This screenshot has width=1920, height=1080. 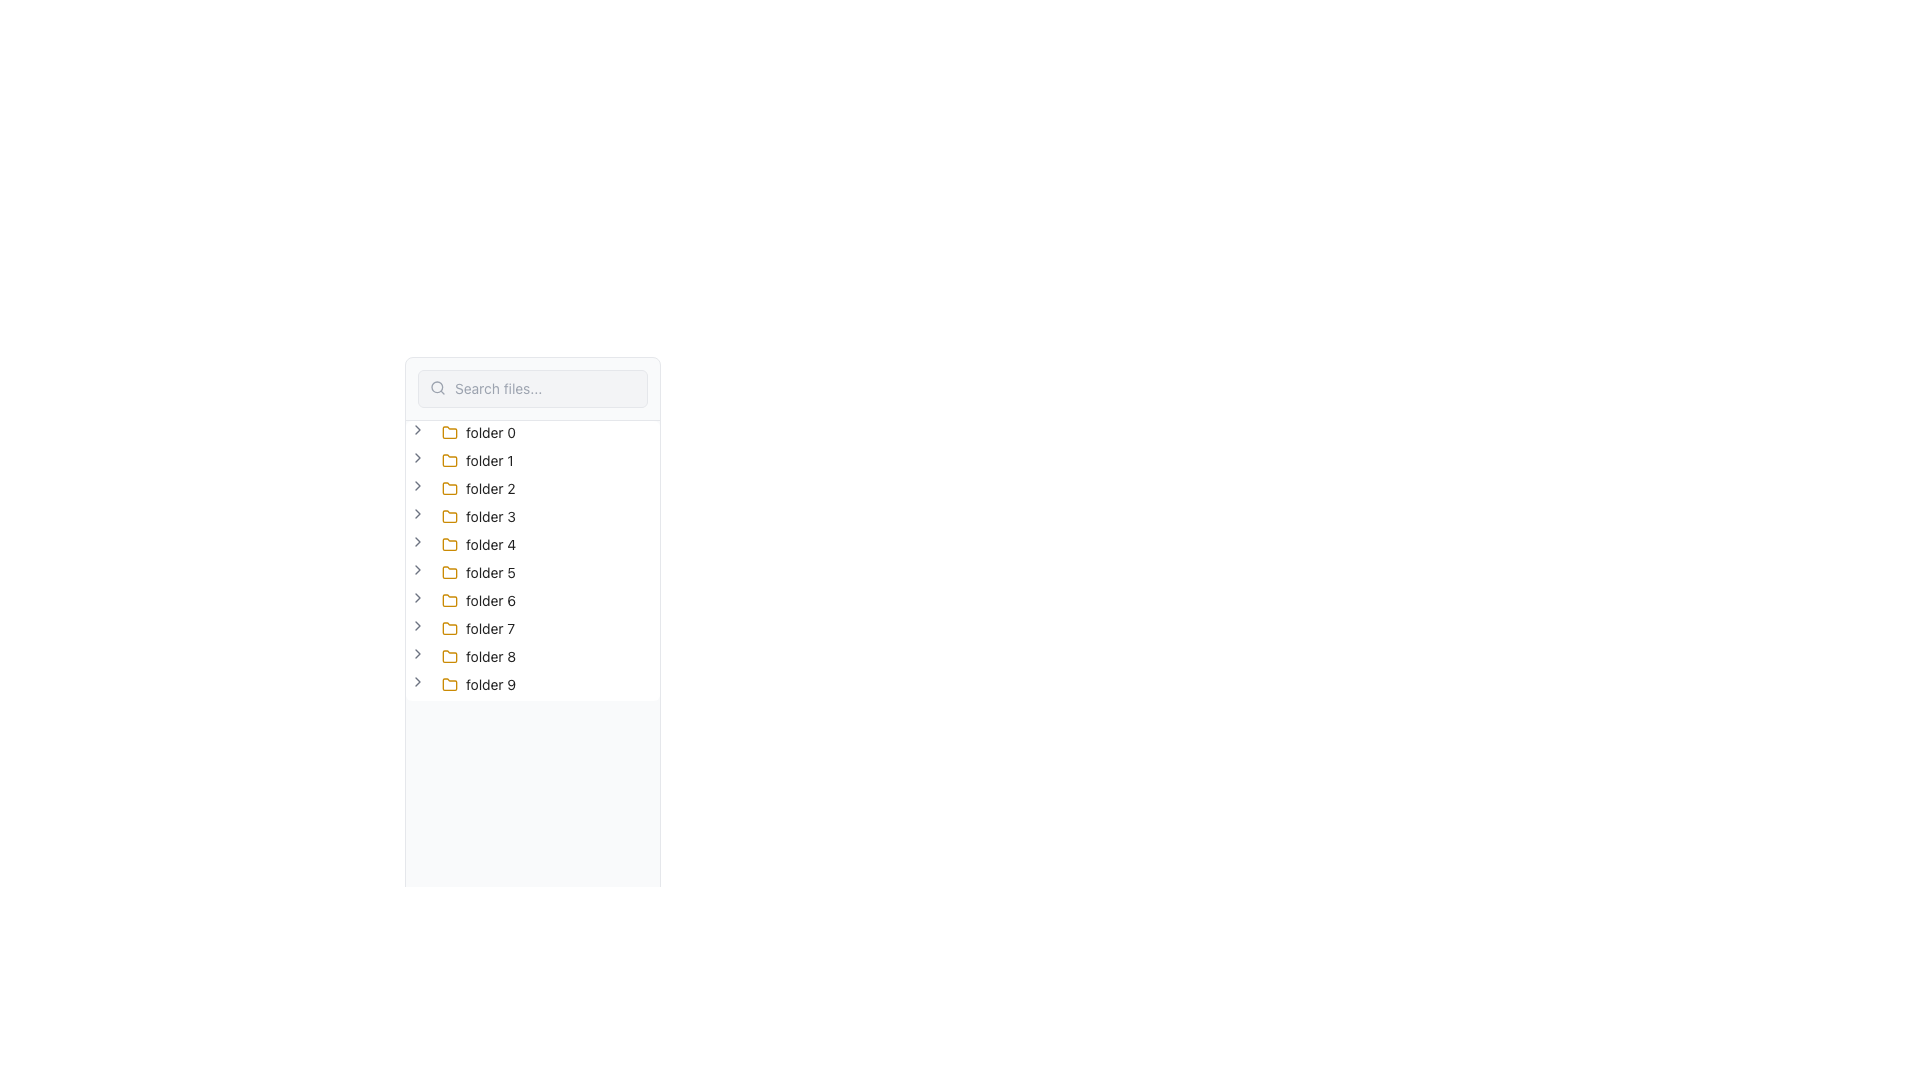 I want to click on to select the folder labeled 'folder 2', which is represented by a yellow folder icon in a vertical tree menu, so click(x=477, y=489).